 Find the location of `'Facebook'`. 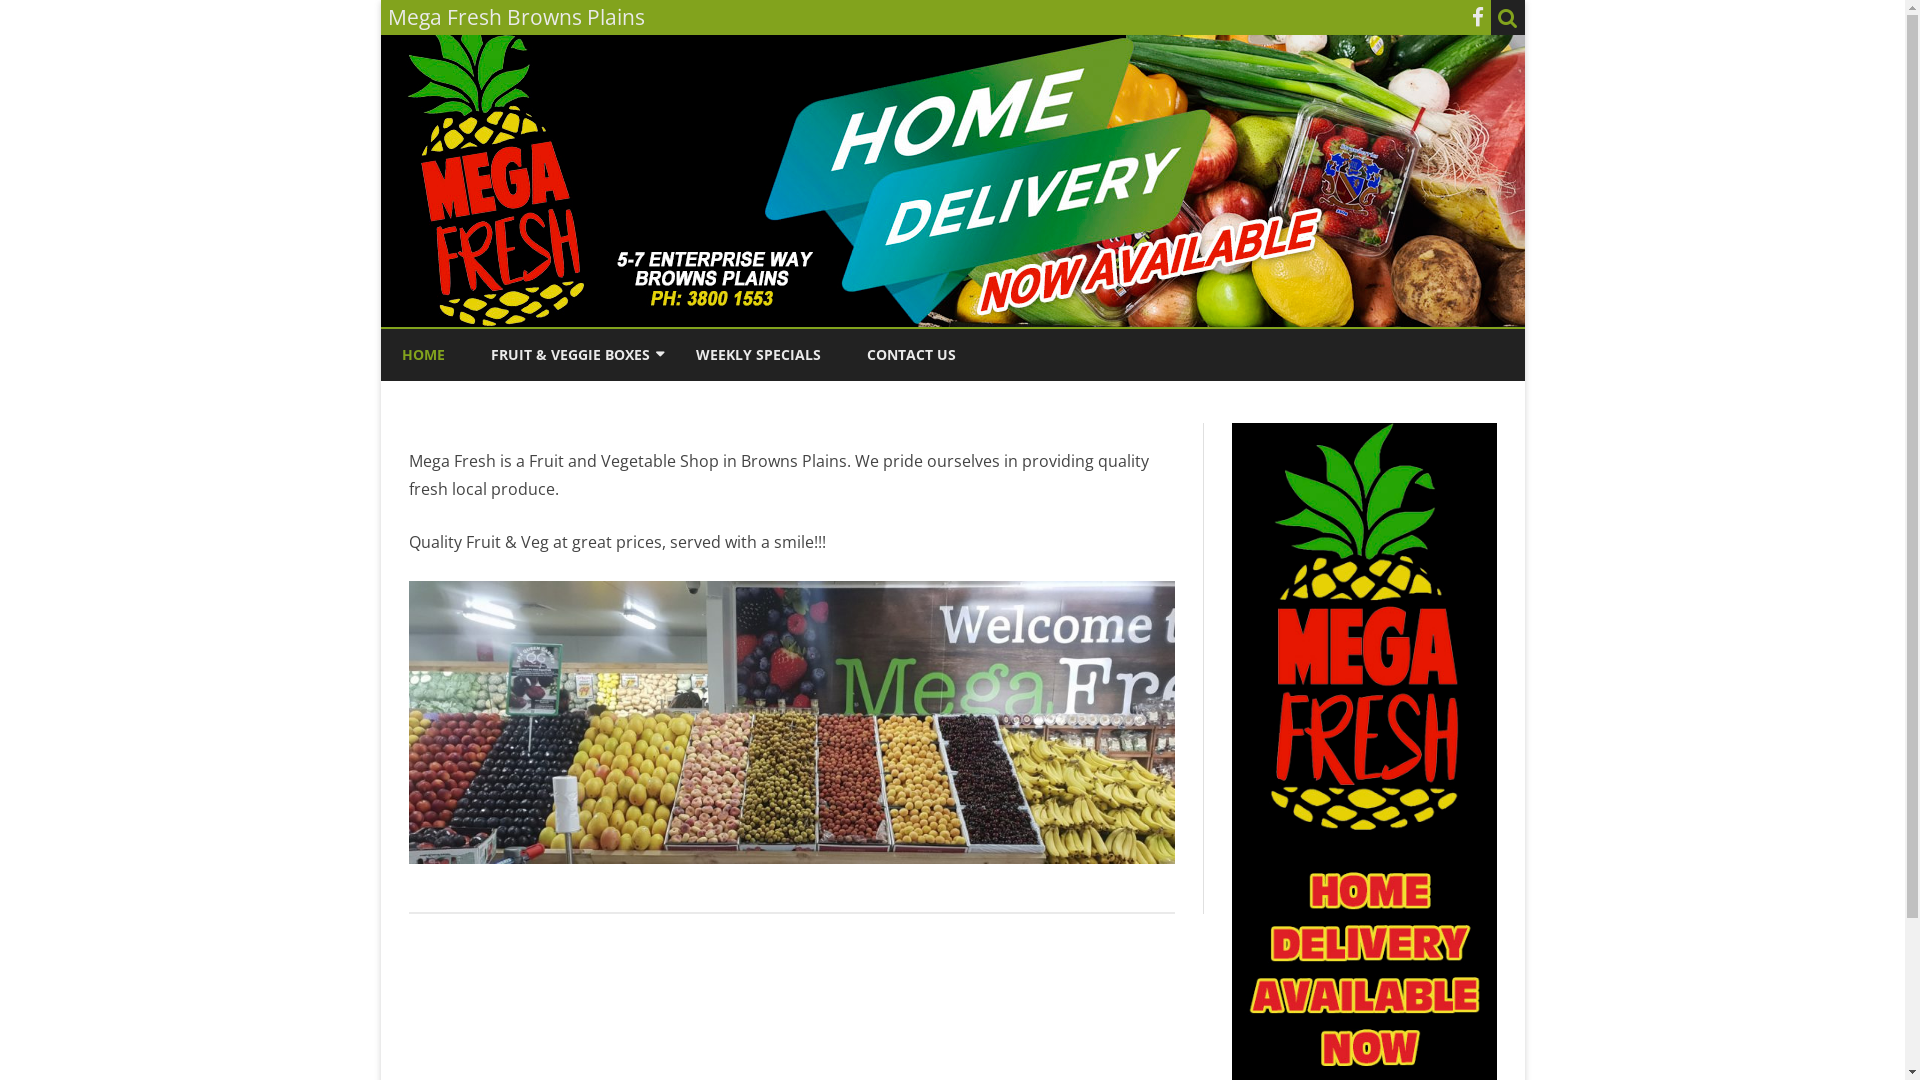

'Facebook' is located at coordinates (1478, 16).